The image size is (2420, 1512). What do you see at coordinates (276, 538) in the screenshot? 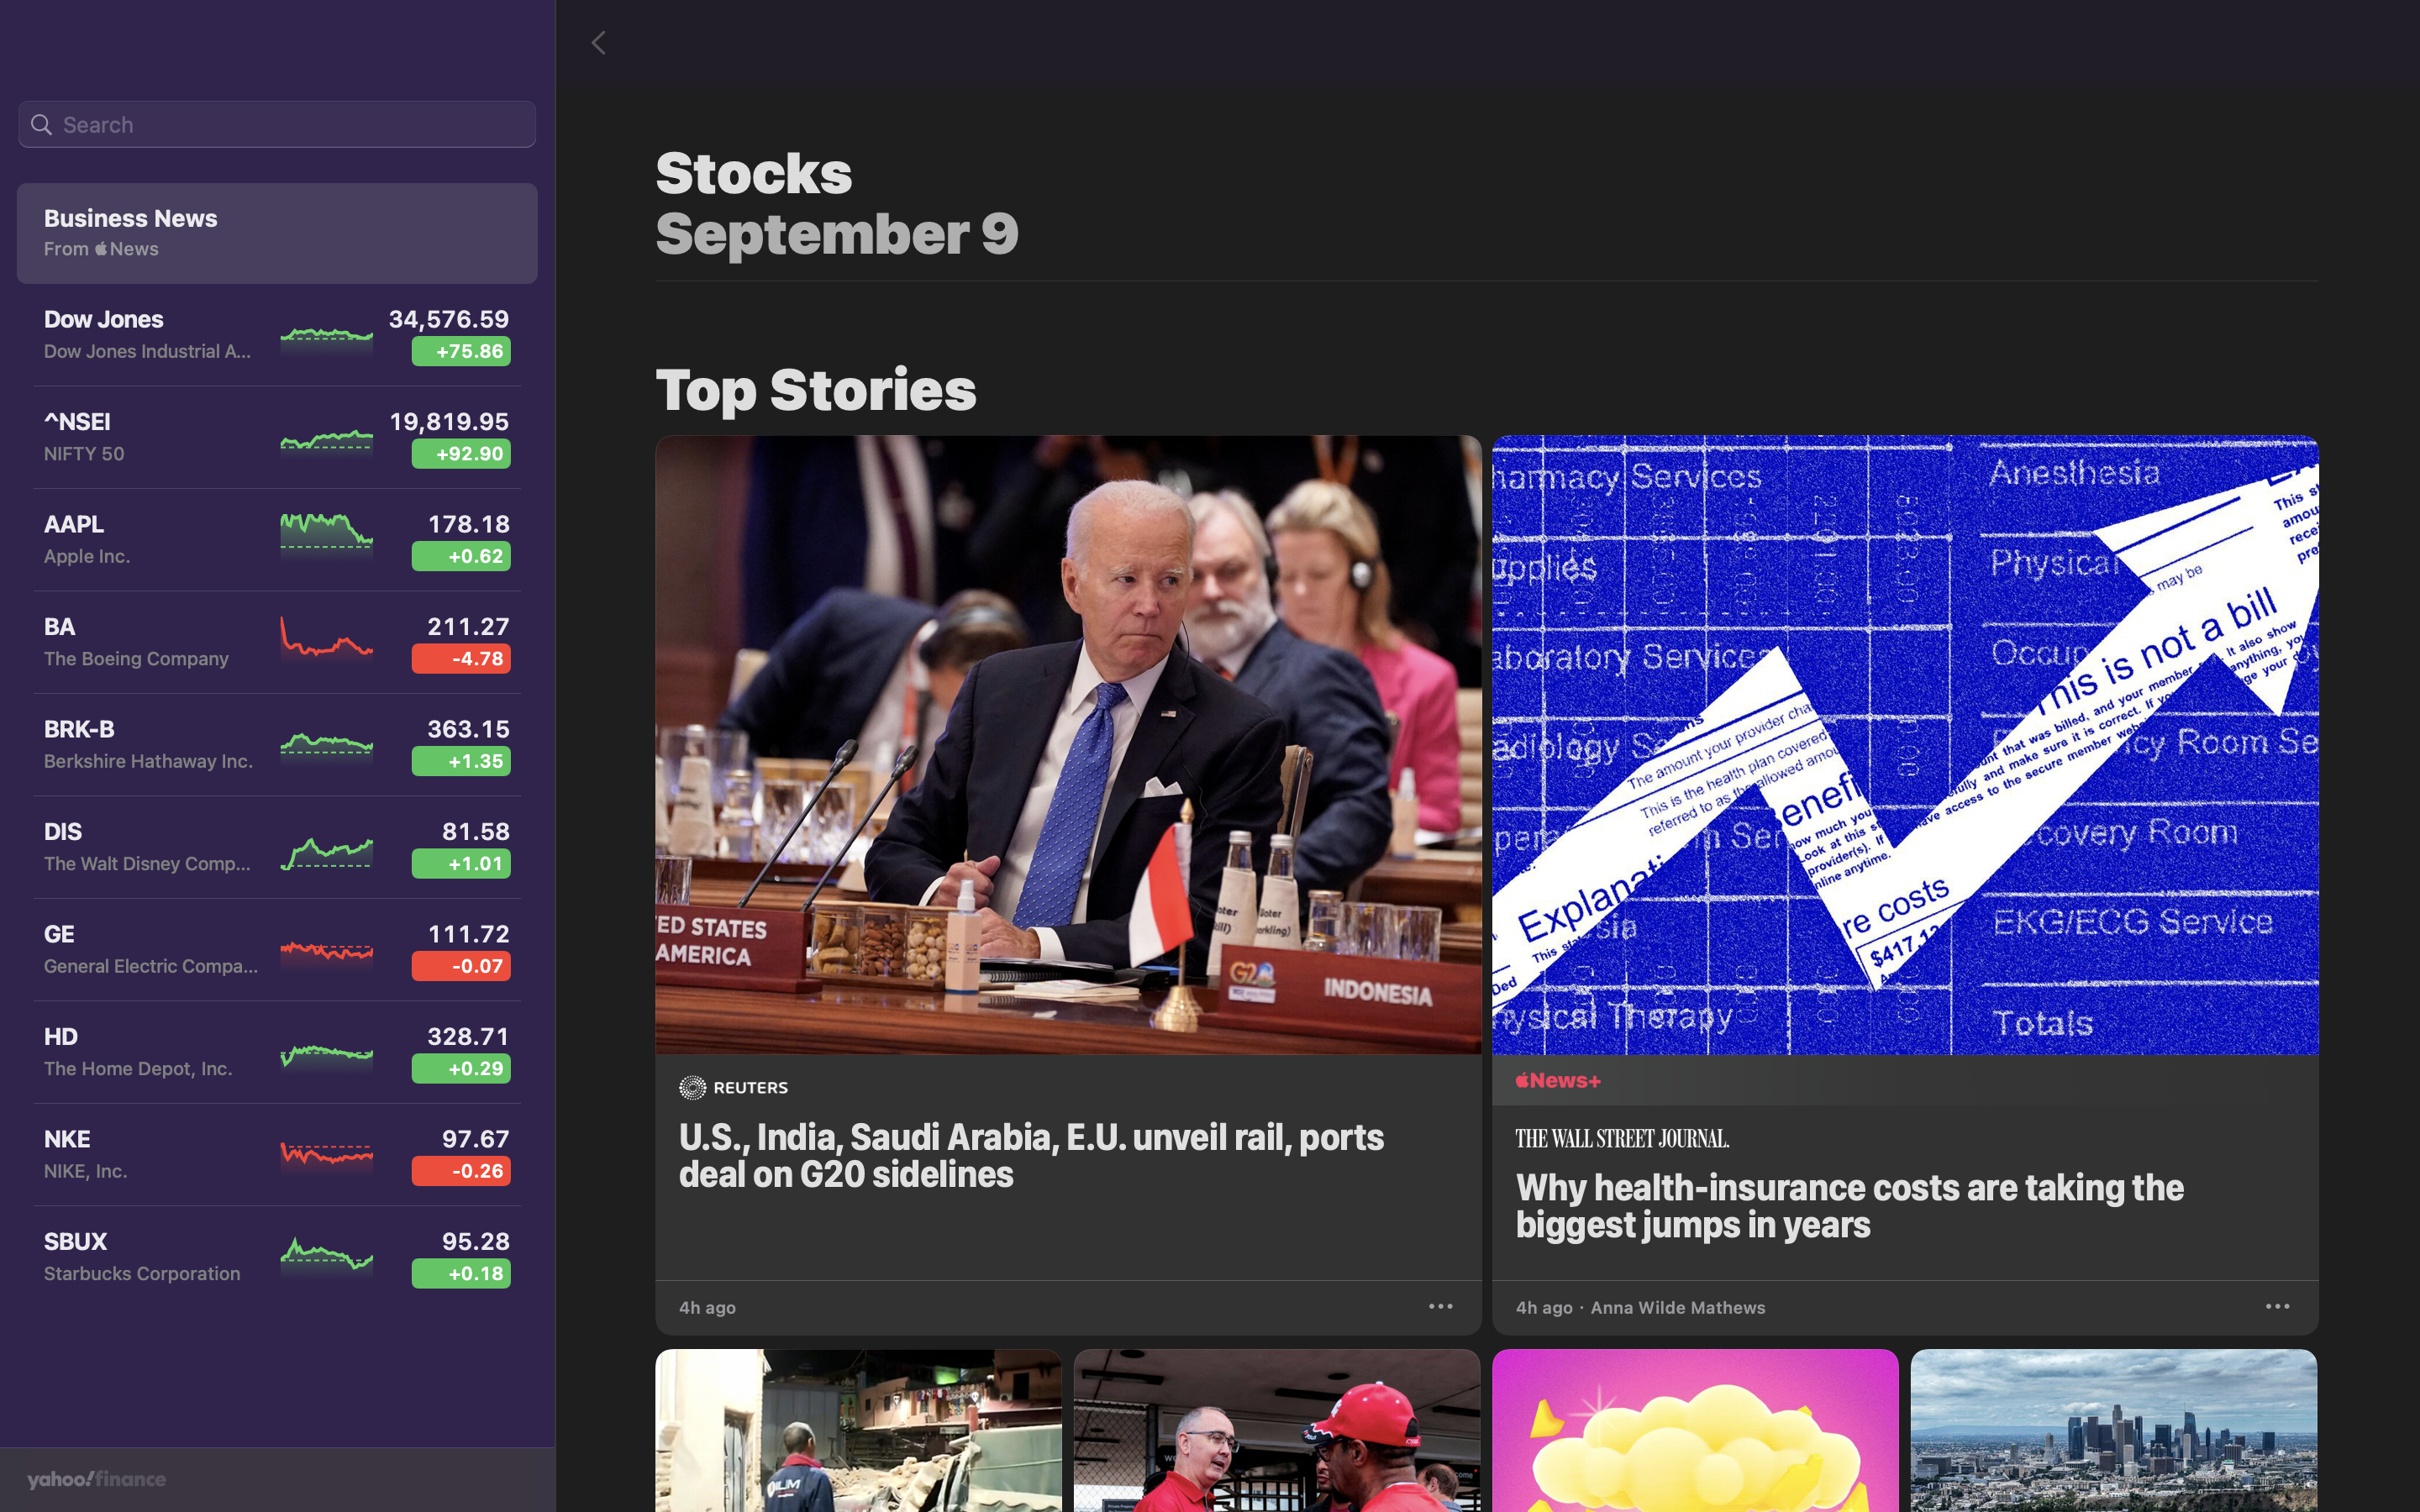
I see `Start the Apple Inc stock` at bounding box center [276, 538].